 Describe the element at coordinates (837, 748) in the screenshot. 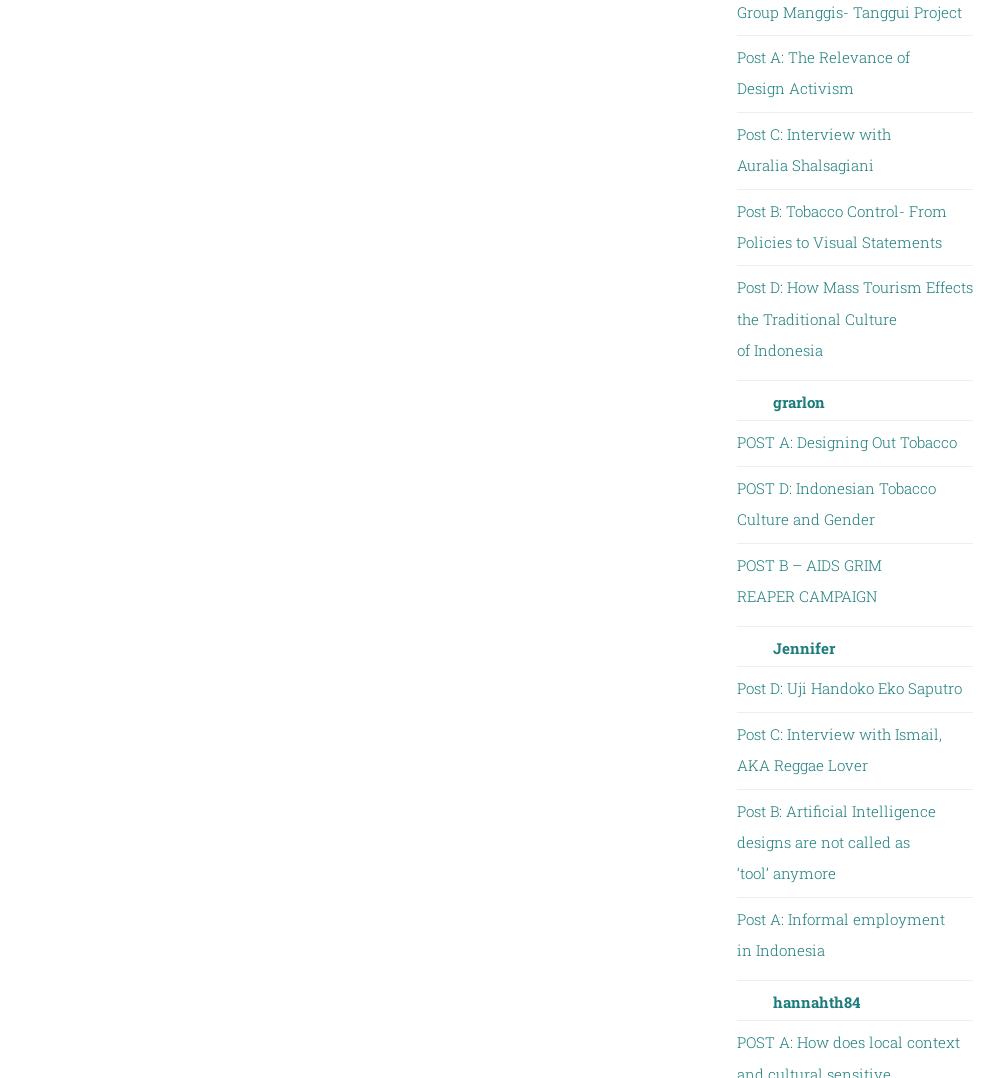

I see `'Post C: Interview with Ismail, AKA Reggae Lover'` at that location.